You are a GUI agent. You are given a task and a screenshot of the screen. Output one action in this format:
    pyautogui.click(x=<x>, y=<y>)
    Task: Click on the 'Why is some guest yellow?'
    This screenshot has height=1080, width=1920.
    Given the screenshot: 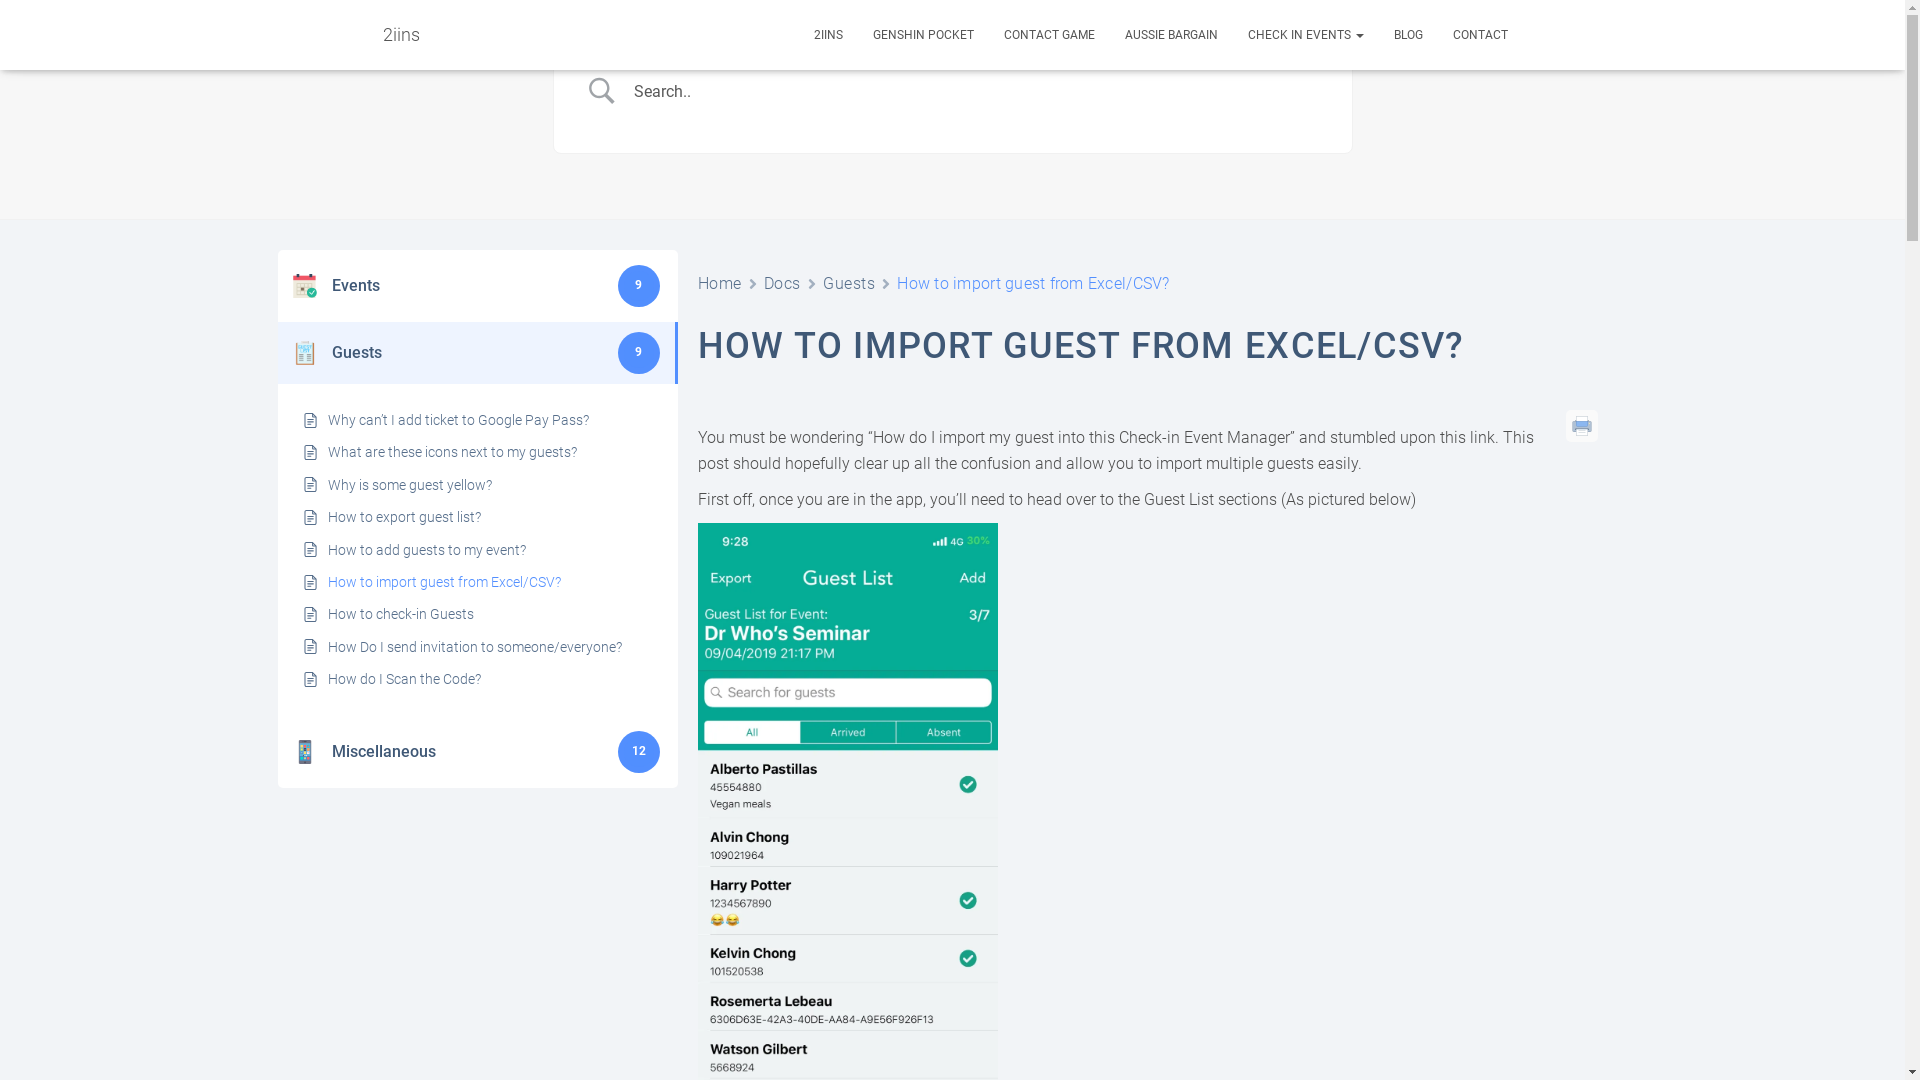 What is the action you would take?
    pyautogui.click(x=408, y=485)
    